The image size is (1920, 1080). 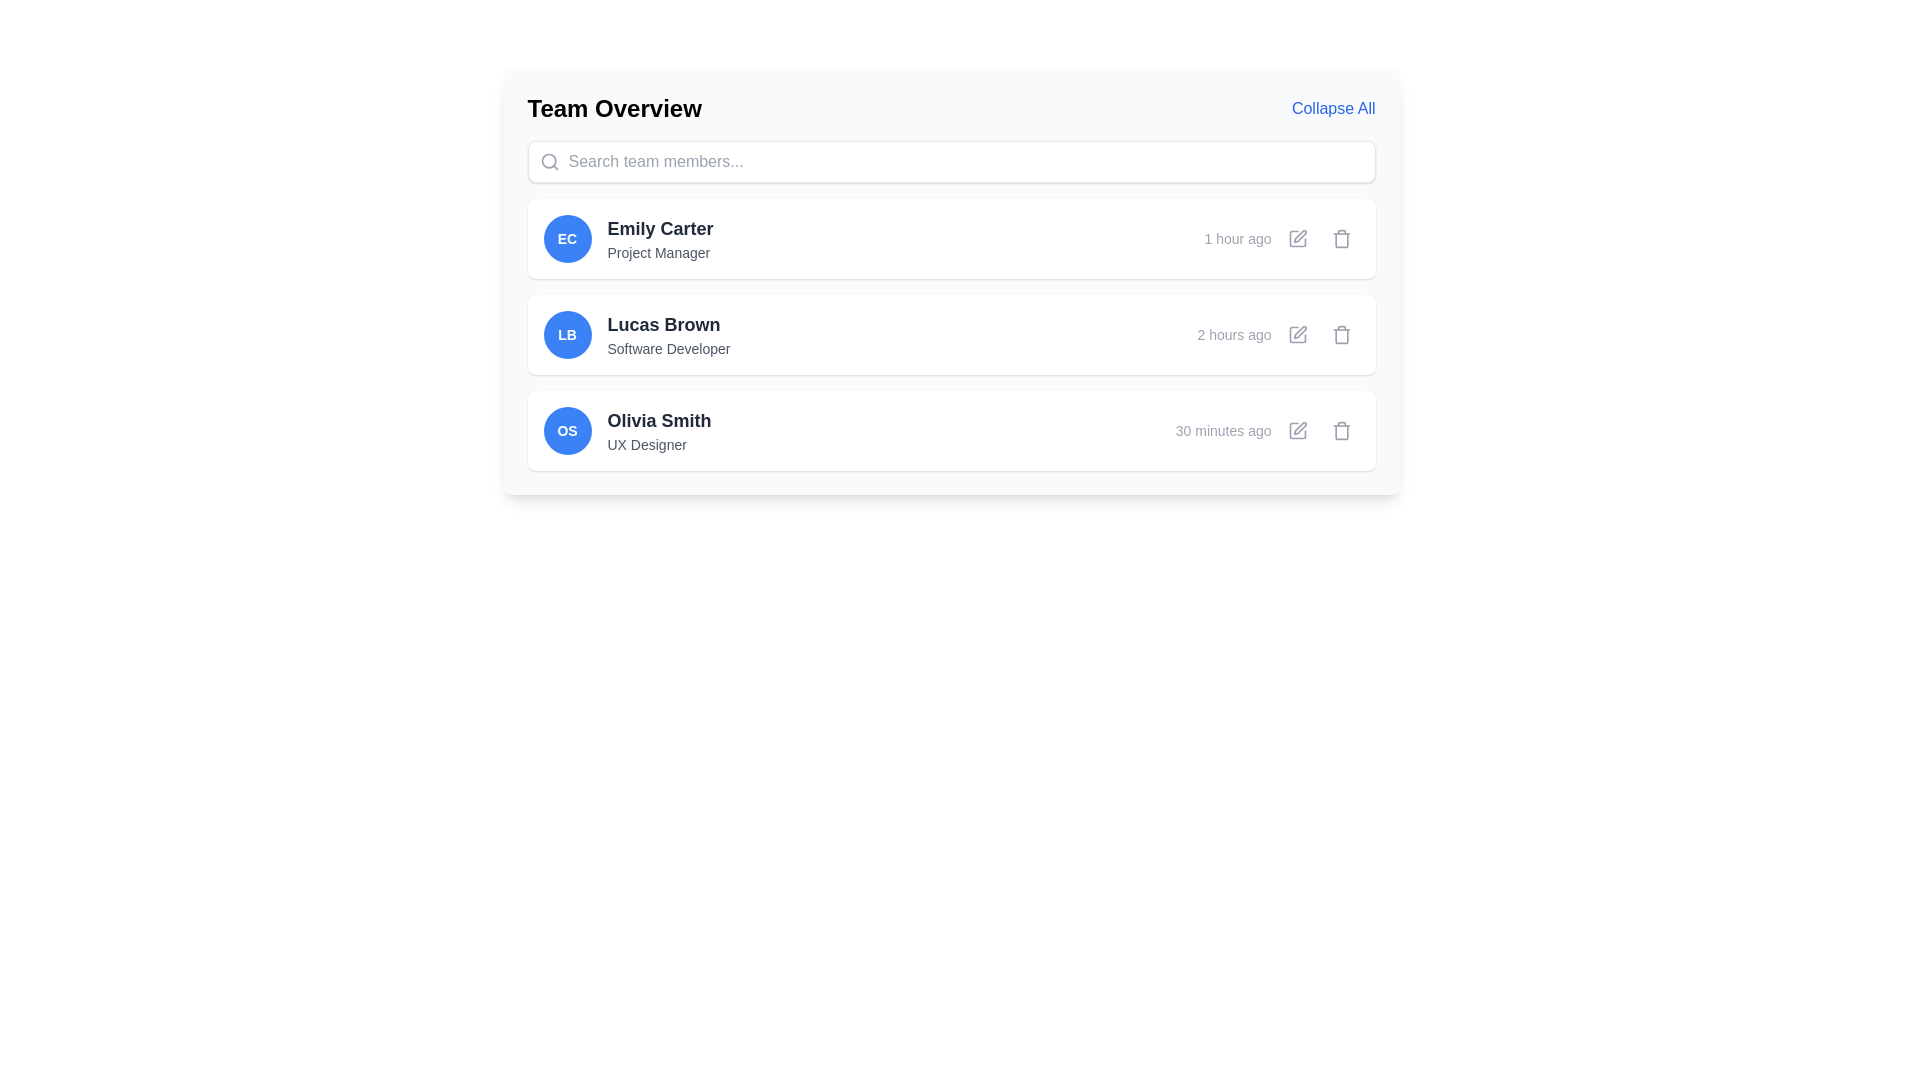 What do you see at coordinates (1341, 335) in the screenshot?
I see `the trash bin icon representing the body of the bin, associated with the 'Lucas Brown' row in the 'Team Overview' section` at bounding box center [1341, 335].